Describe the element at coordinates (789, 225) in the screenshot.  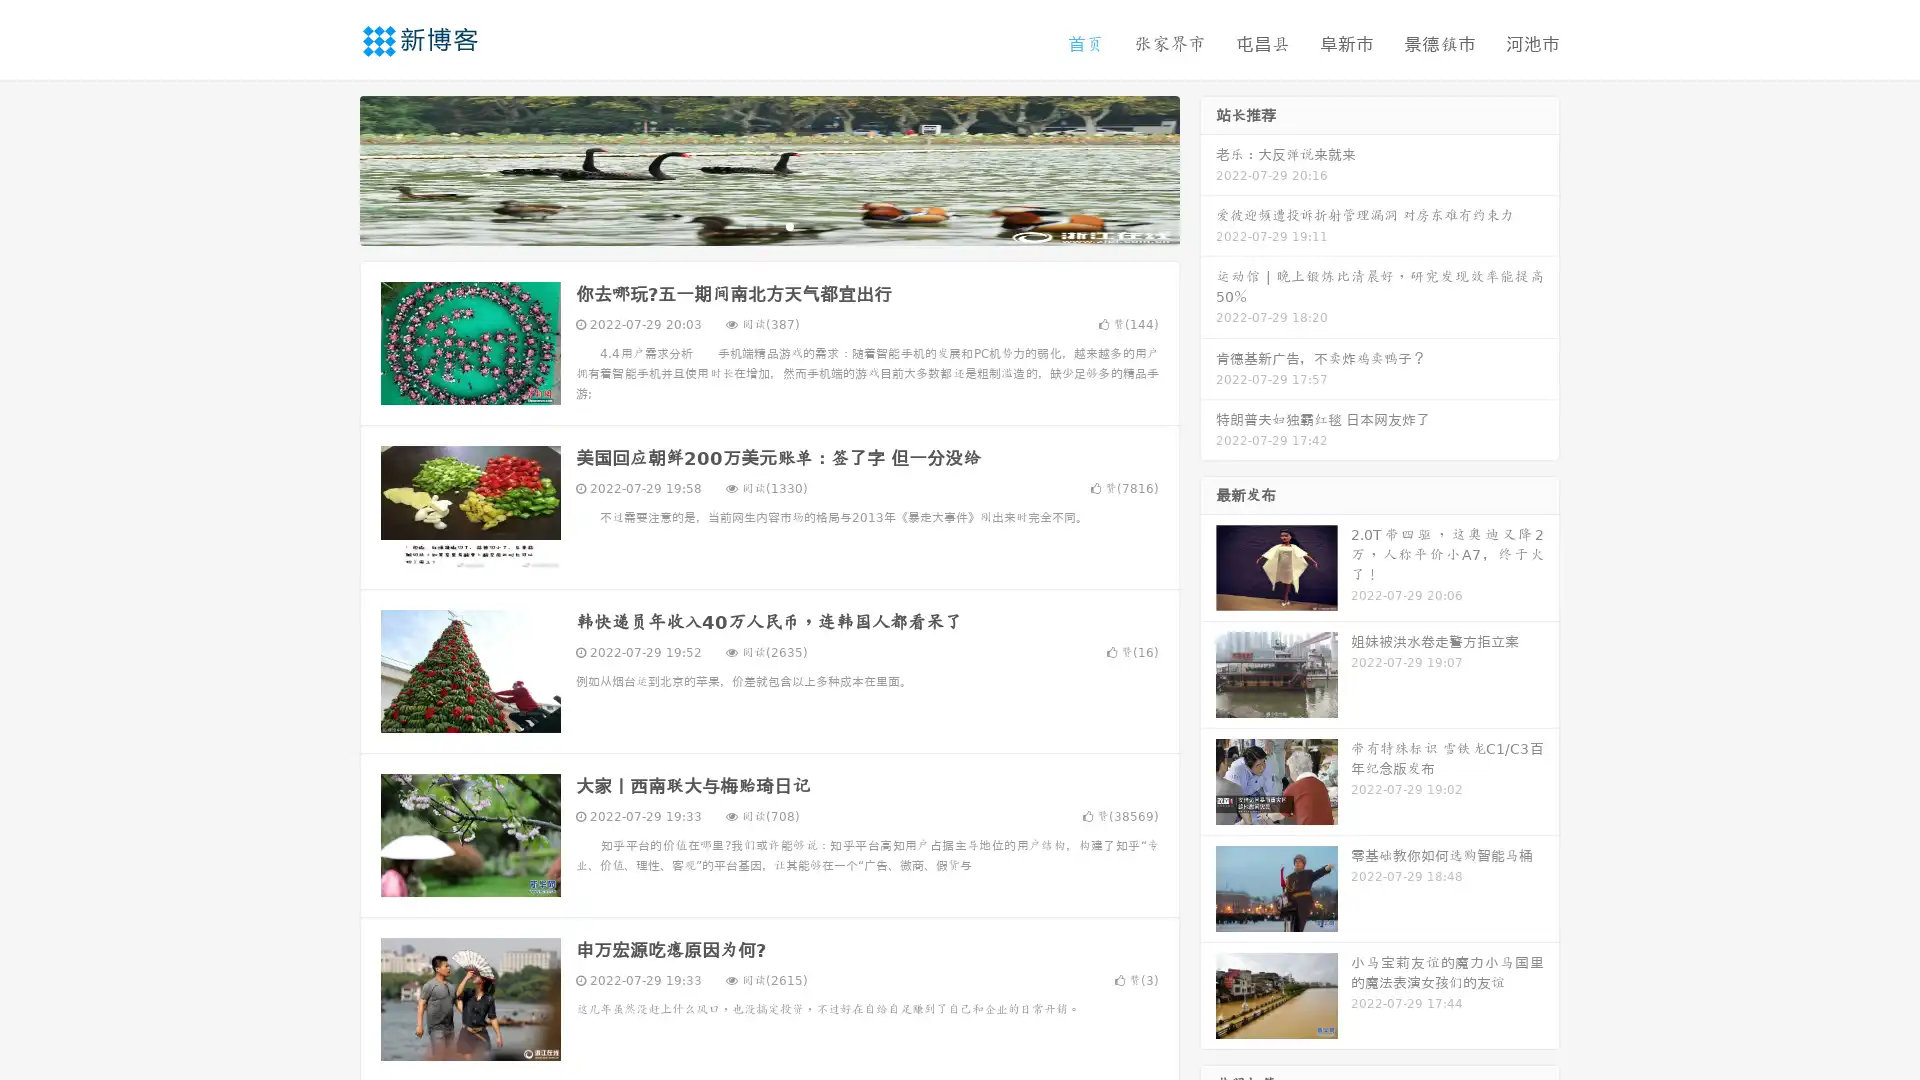
I see `Go to slide 3` at that location.